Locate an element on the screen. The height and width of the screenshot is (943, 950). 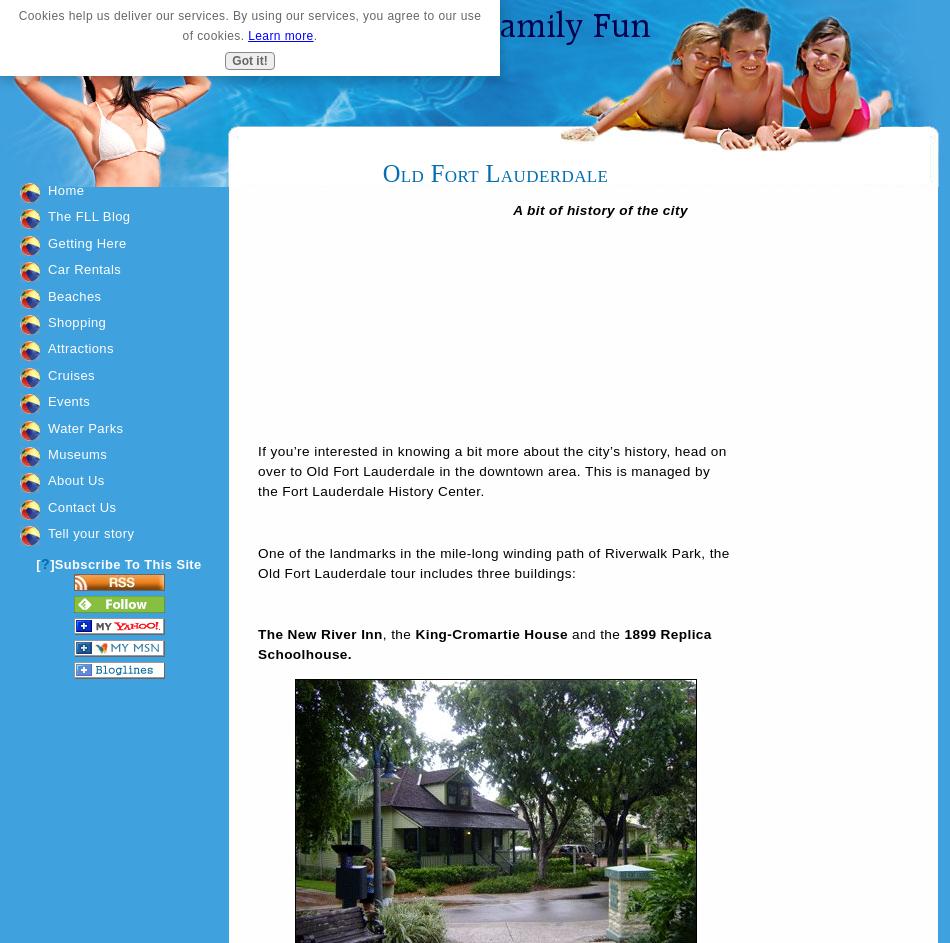
'Home' is located at coordinates (47, 189).